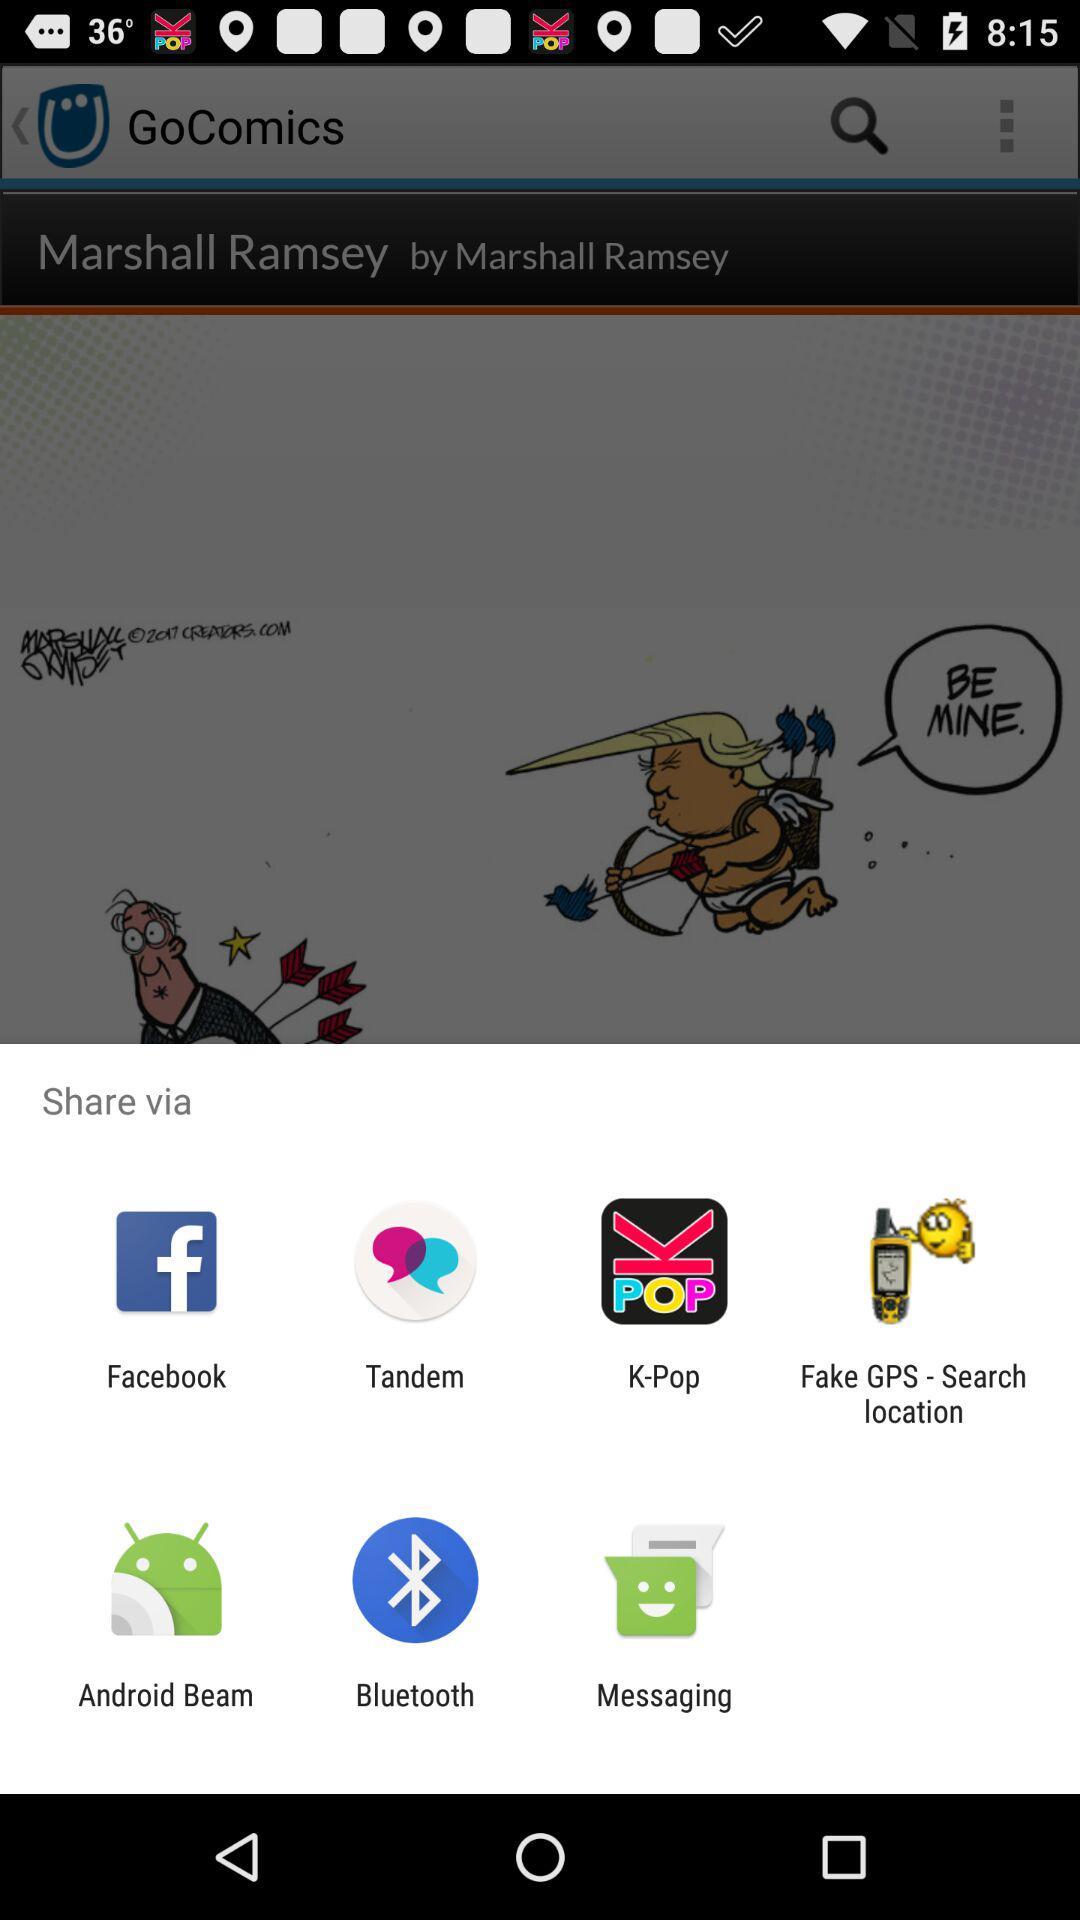 The width and height of the screenshot is (1080, 1920). I want to click on item next to the android beam icon, so click(414, 1711).